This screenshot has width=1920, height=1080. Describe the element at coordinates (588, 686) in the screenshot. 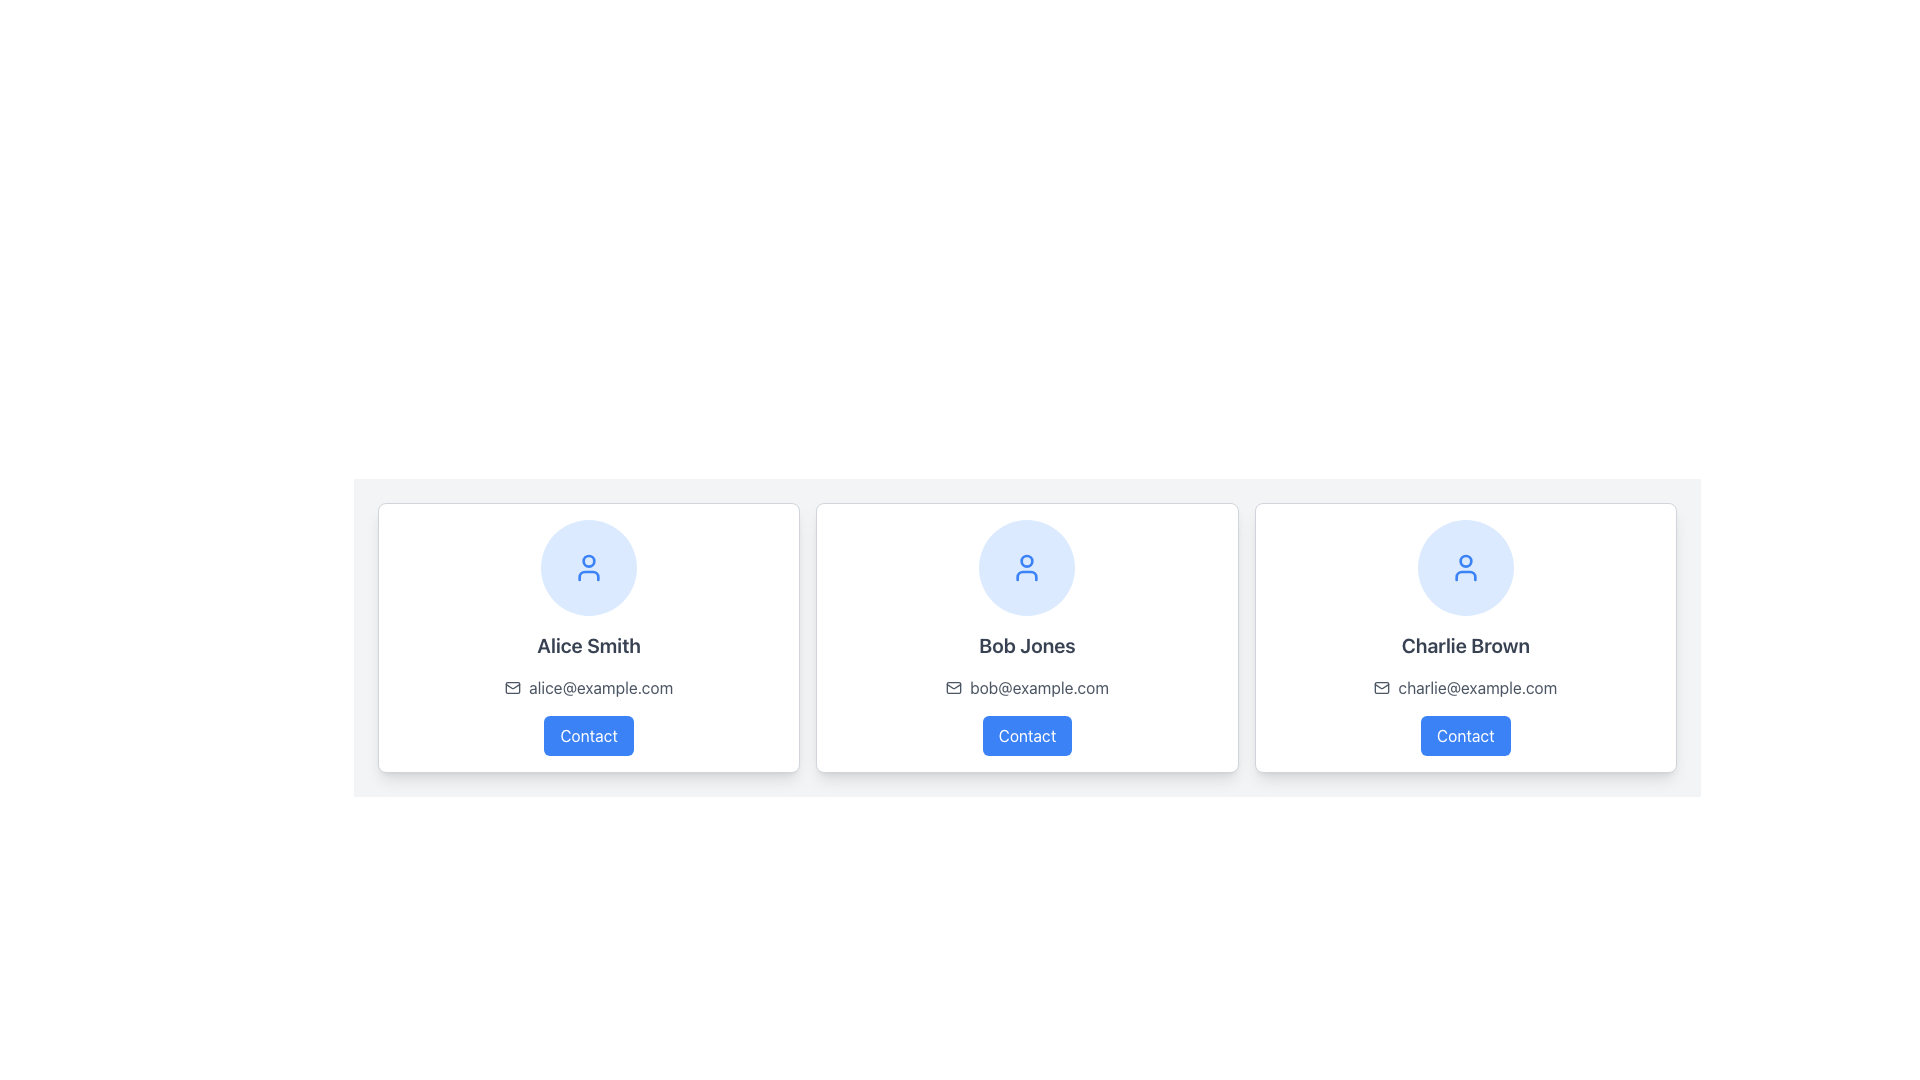

I see `content 'alice@example.com' from the static Text Label displaying the user's email address, located below the name 'Alice Smith' and above the 'Contact' button in the card layout` at that location.